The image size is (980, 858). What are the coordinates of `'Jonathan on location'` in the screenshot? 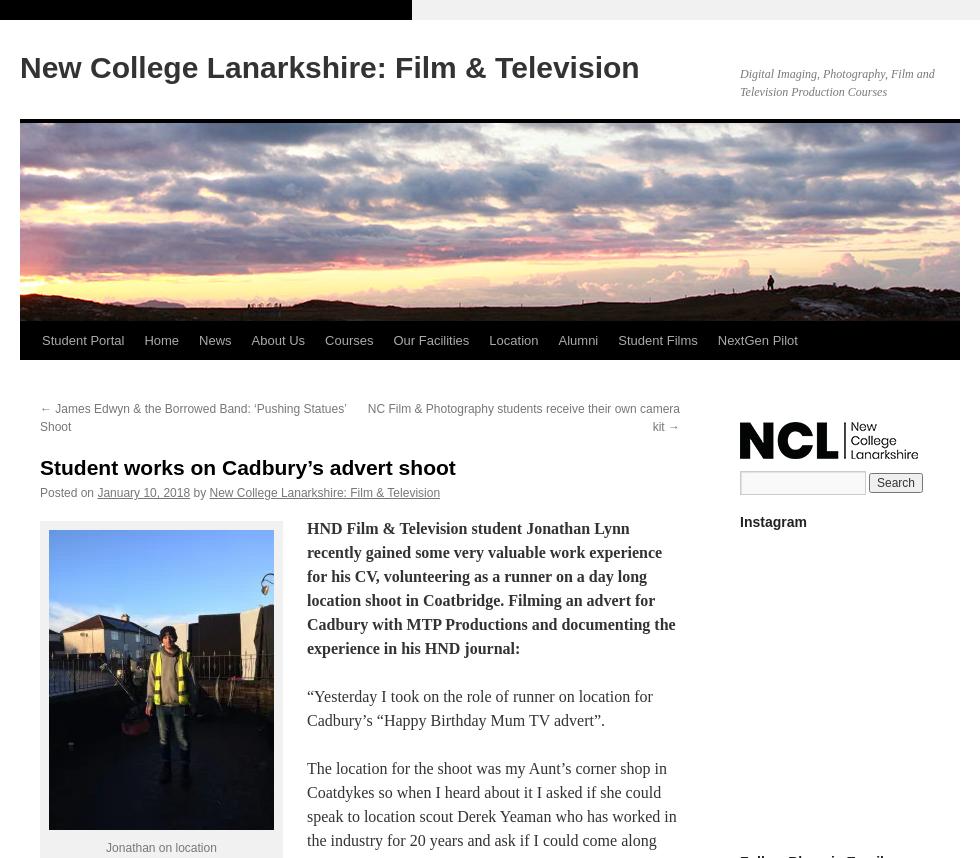 It's located at (161, 846).